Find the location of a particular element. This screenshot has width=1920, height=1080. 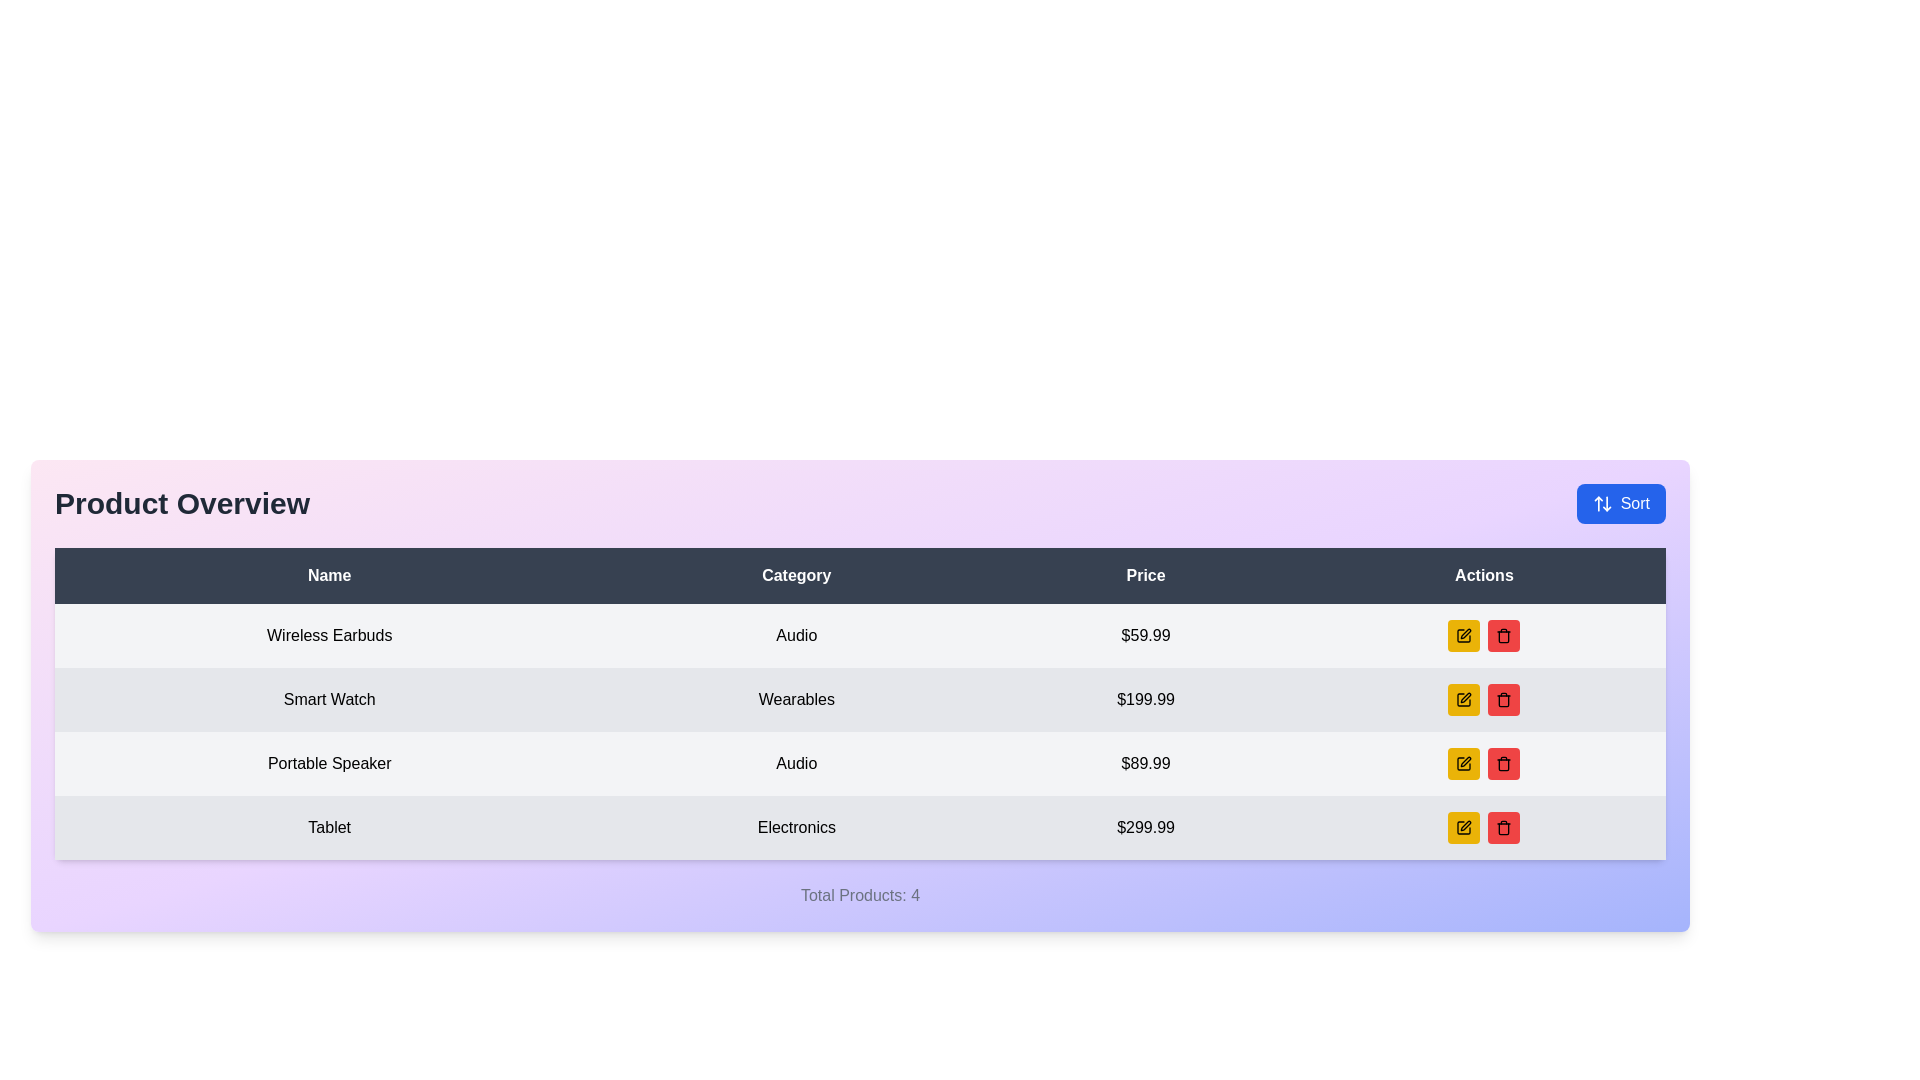

the delete button located in the 'Actions' column of the last row of the table, which is adjacent to a yellow button and aligns horizontally with the 'Tablet' product row to observe the hover effect is located at coordinates (1504, 828).